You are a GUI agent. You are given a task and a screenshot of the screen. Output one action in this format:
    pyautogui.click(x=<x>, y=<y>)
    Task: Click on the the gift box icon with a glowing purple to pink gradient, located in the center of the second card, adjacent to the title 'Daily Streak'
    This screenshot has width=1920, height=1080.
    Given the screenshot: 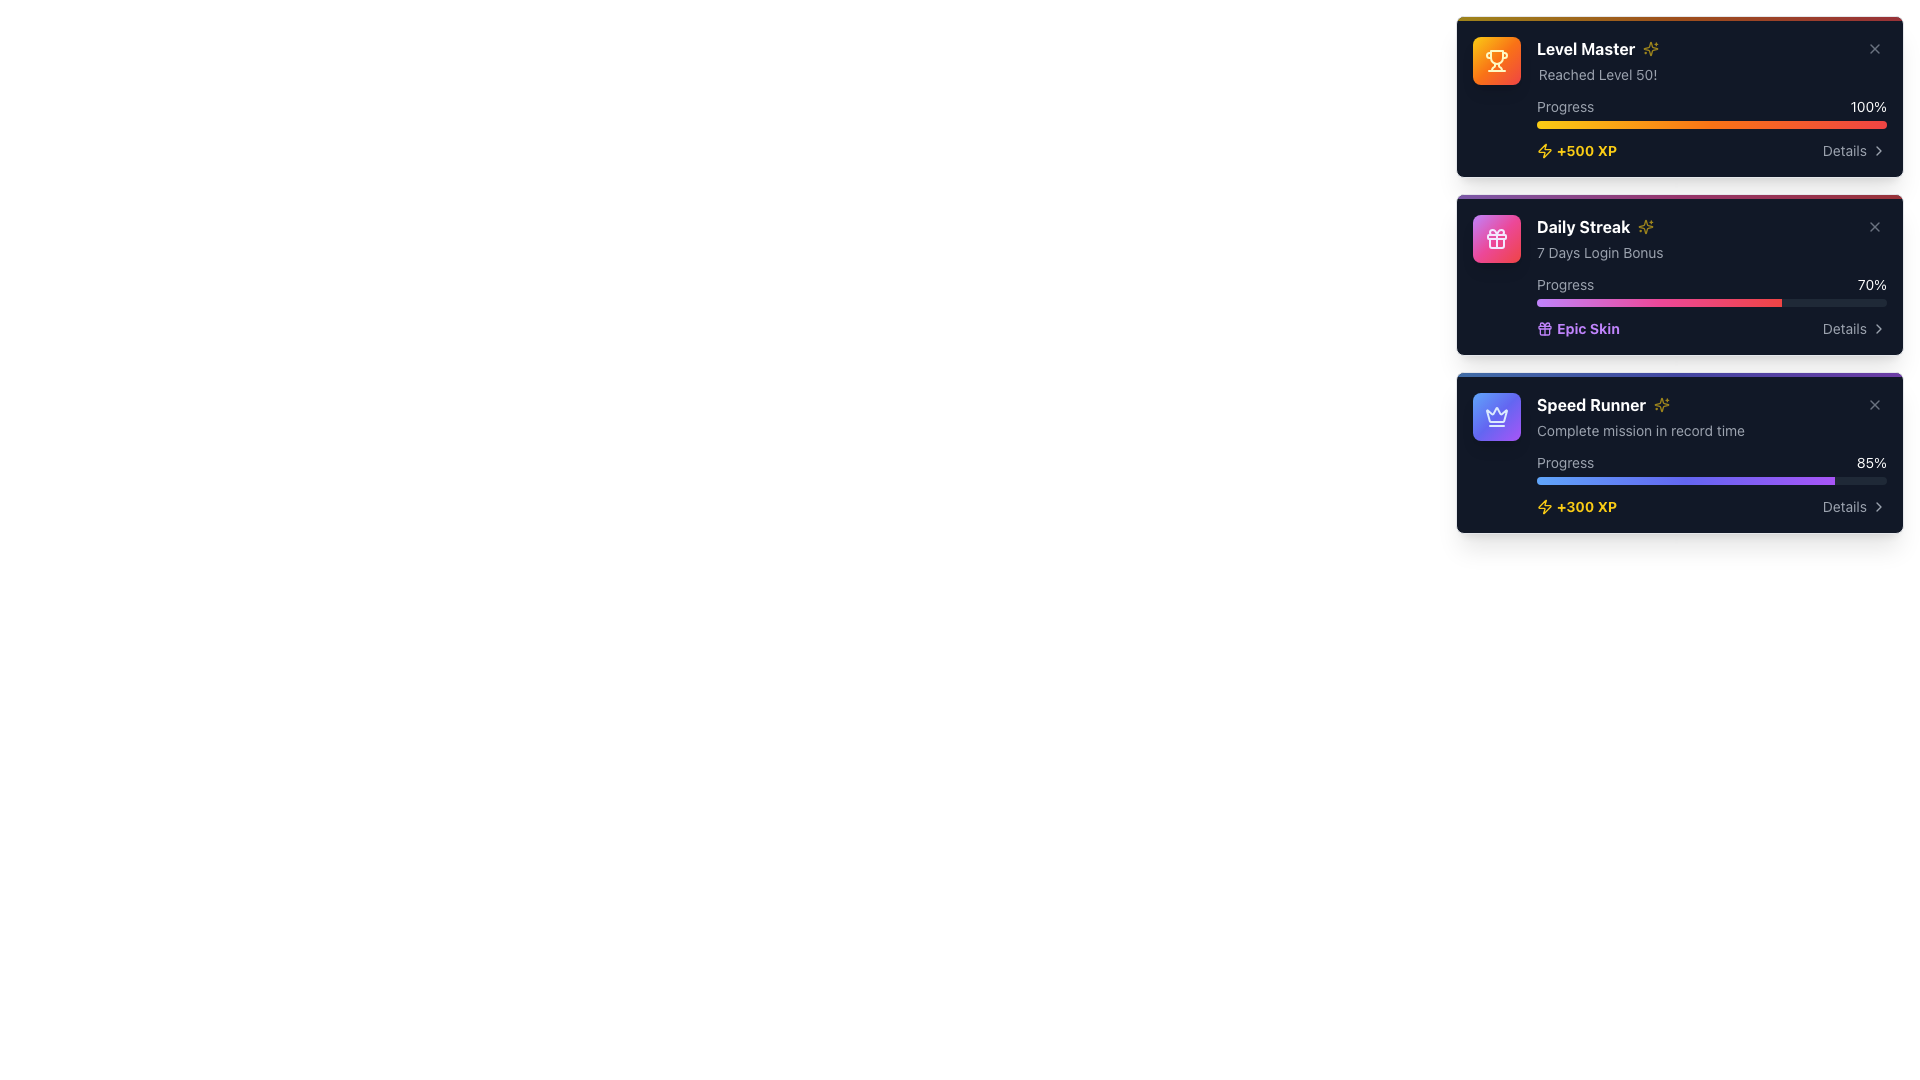 What is the action you would take?
    pyautogui.click(x=1497, y=238)
    